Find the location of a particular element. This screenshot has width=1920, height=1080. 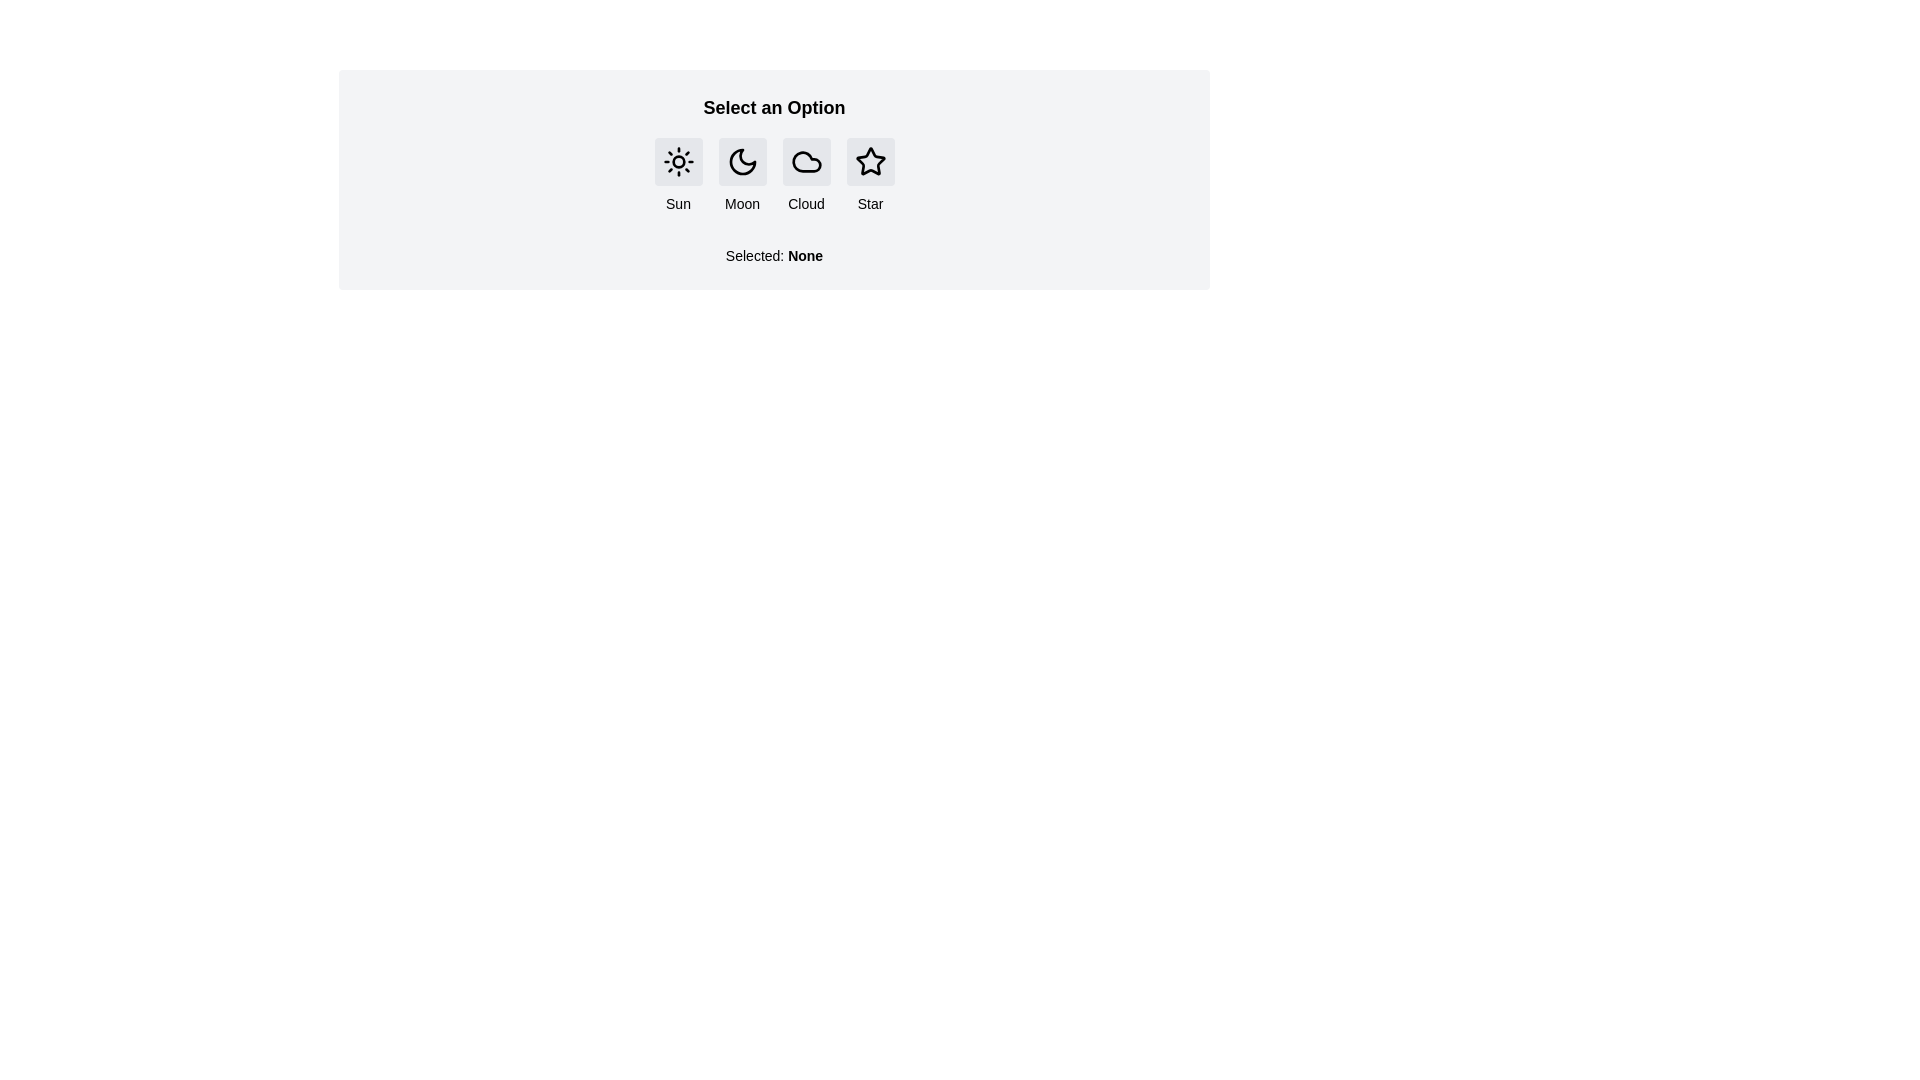

the 'Sun' icon button, which is the first icon in the horizontal row of four within the 'Select an Option' group is located at coordinates (678, 161).